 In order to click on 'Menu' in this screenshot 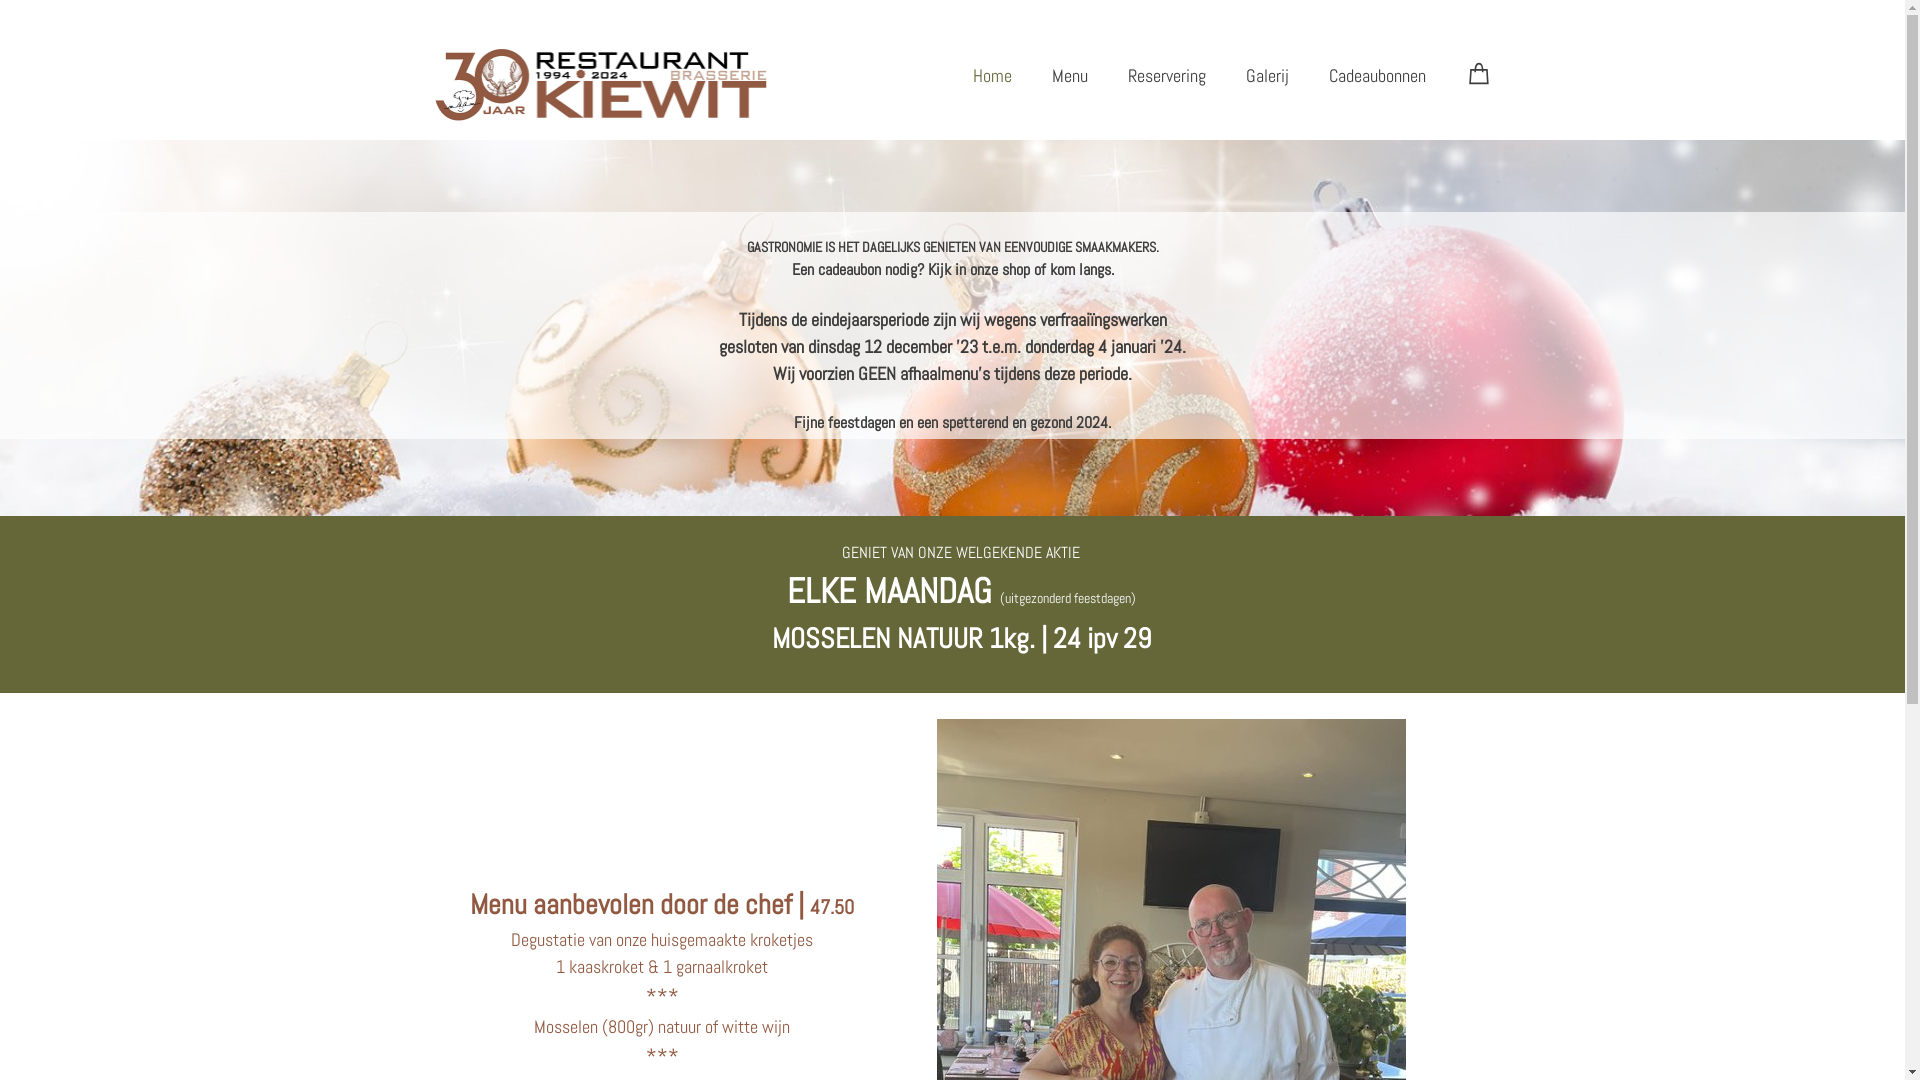, I will do `click(1032, 74)`.